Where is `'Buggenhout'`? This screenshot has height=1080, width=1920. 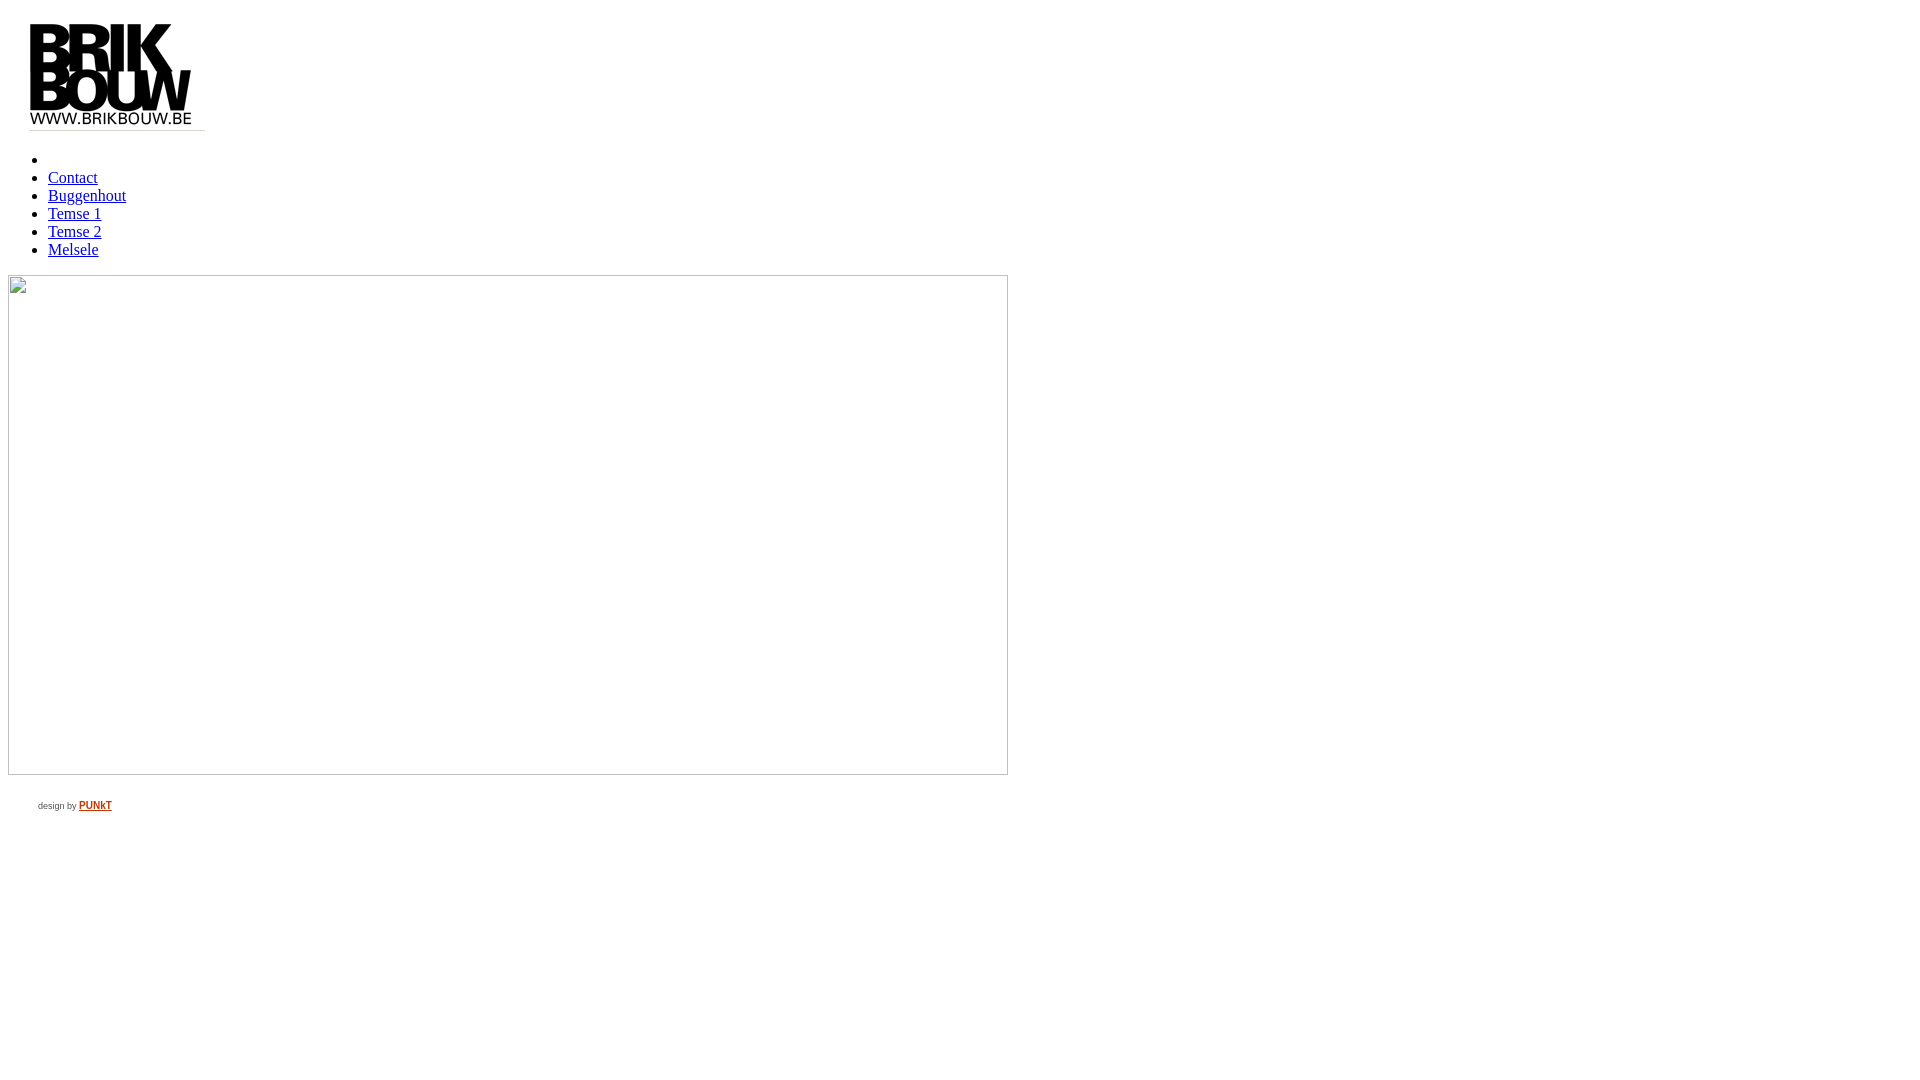 'Buggenhout' is located at coordinates (85, 195).